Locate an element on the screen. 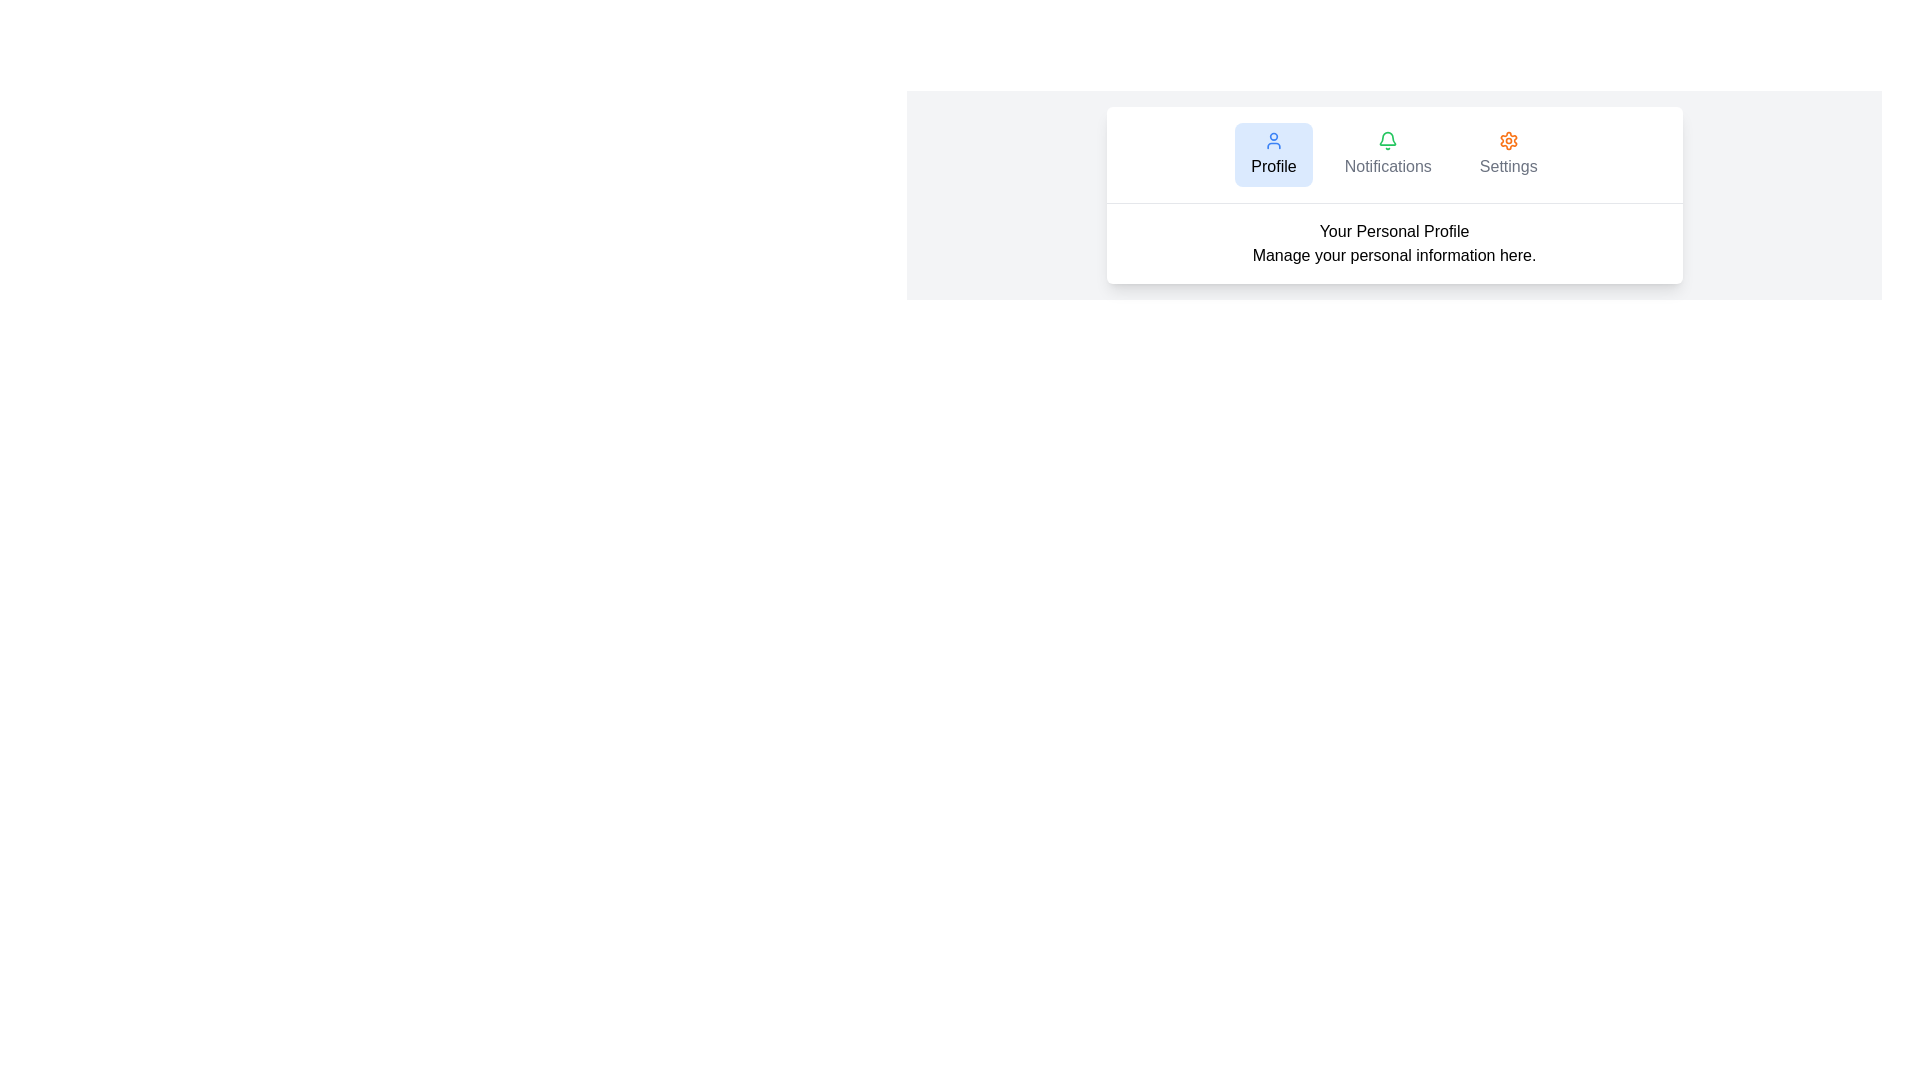 The width and height of the screenshot is (1920, 1080). the tab labeled Settings to view its content is located at coordinates (1508, 153).